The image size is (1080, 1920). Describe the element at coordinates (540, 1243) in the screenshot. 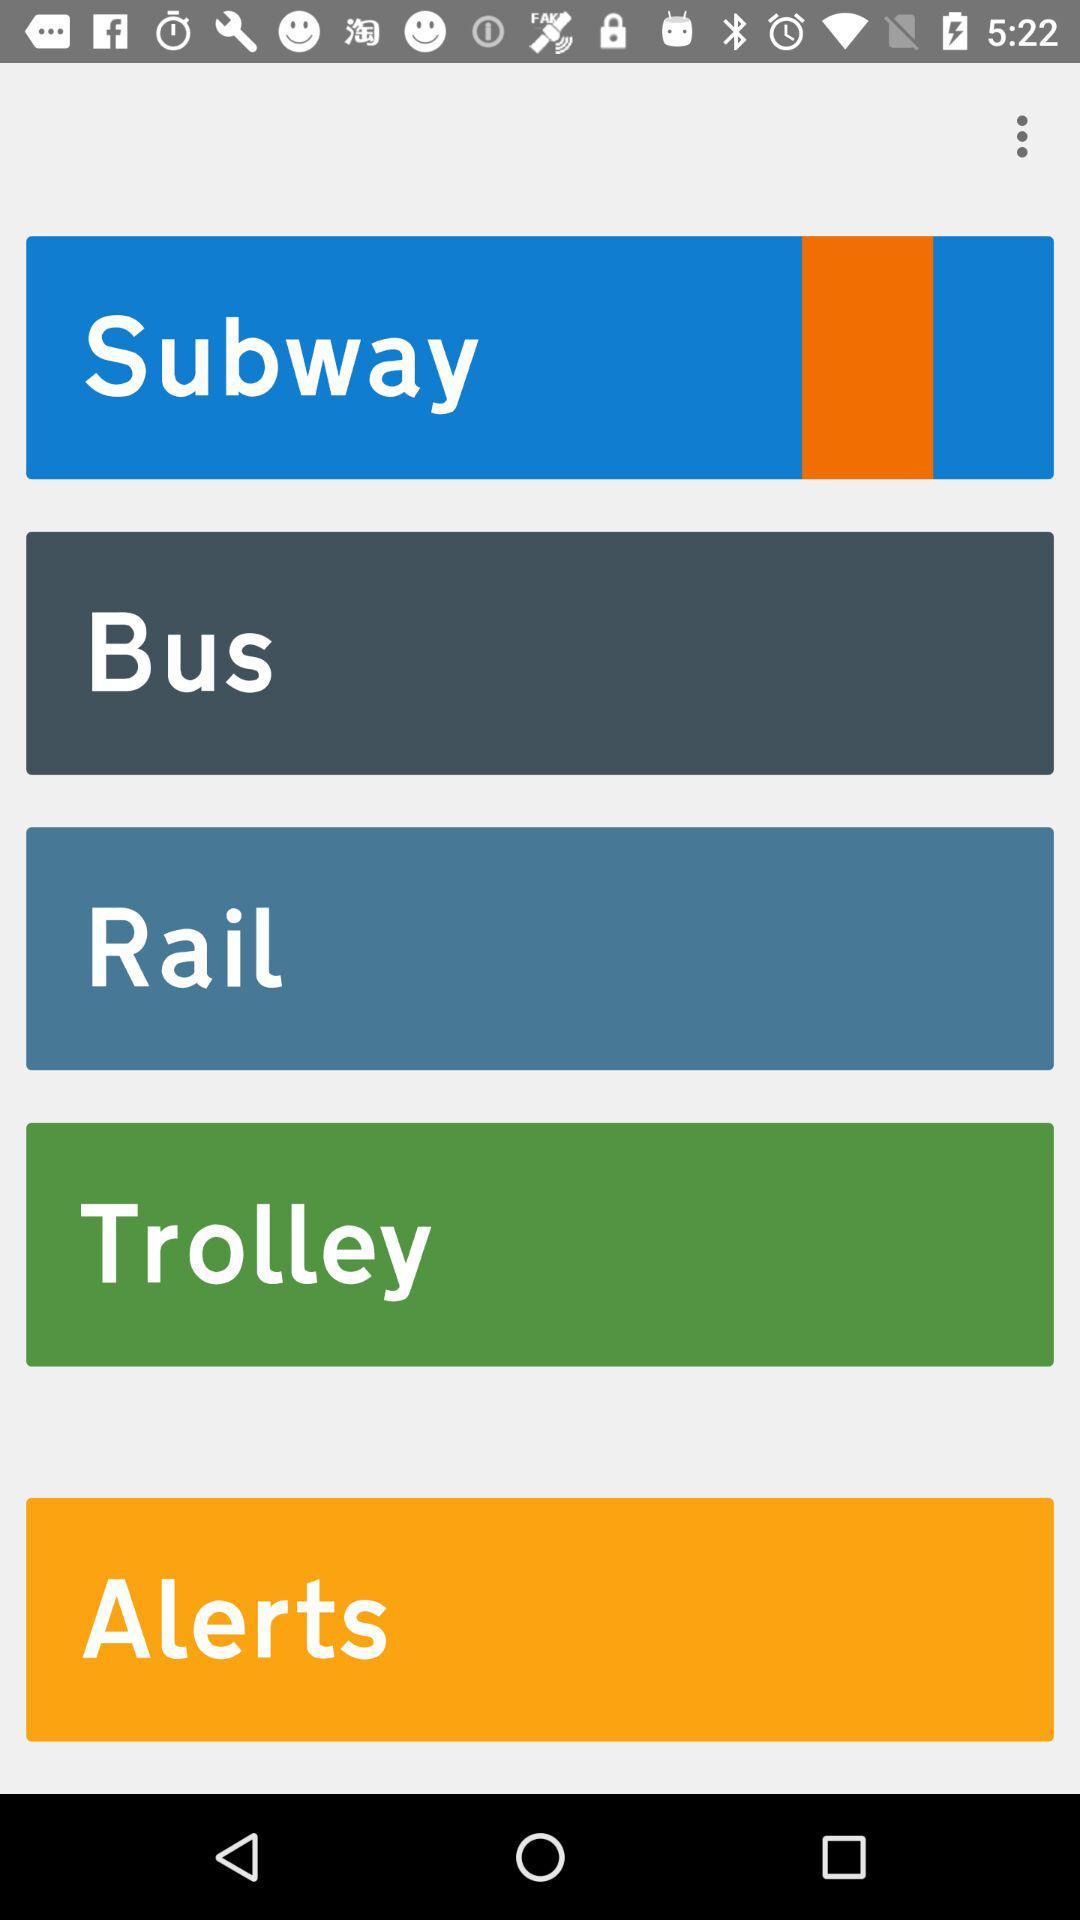

I see `the icon below rail item` at that location.